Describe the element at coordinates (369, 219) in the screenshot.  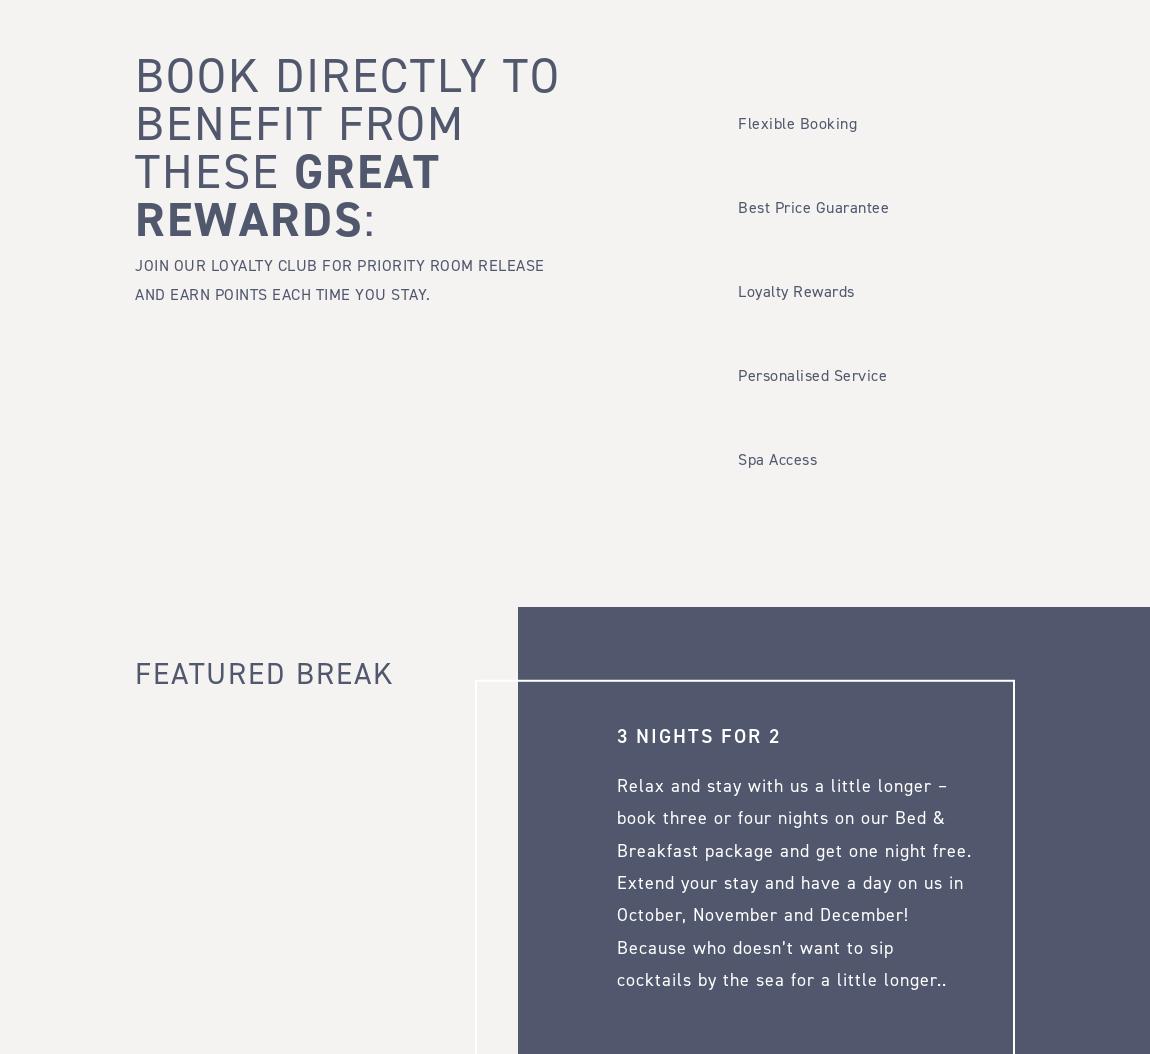
I see `':'` at that location.